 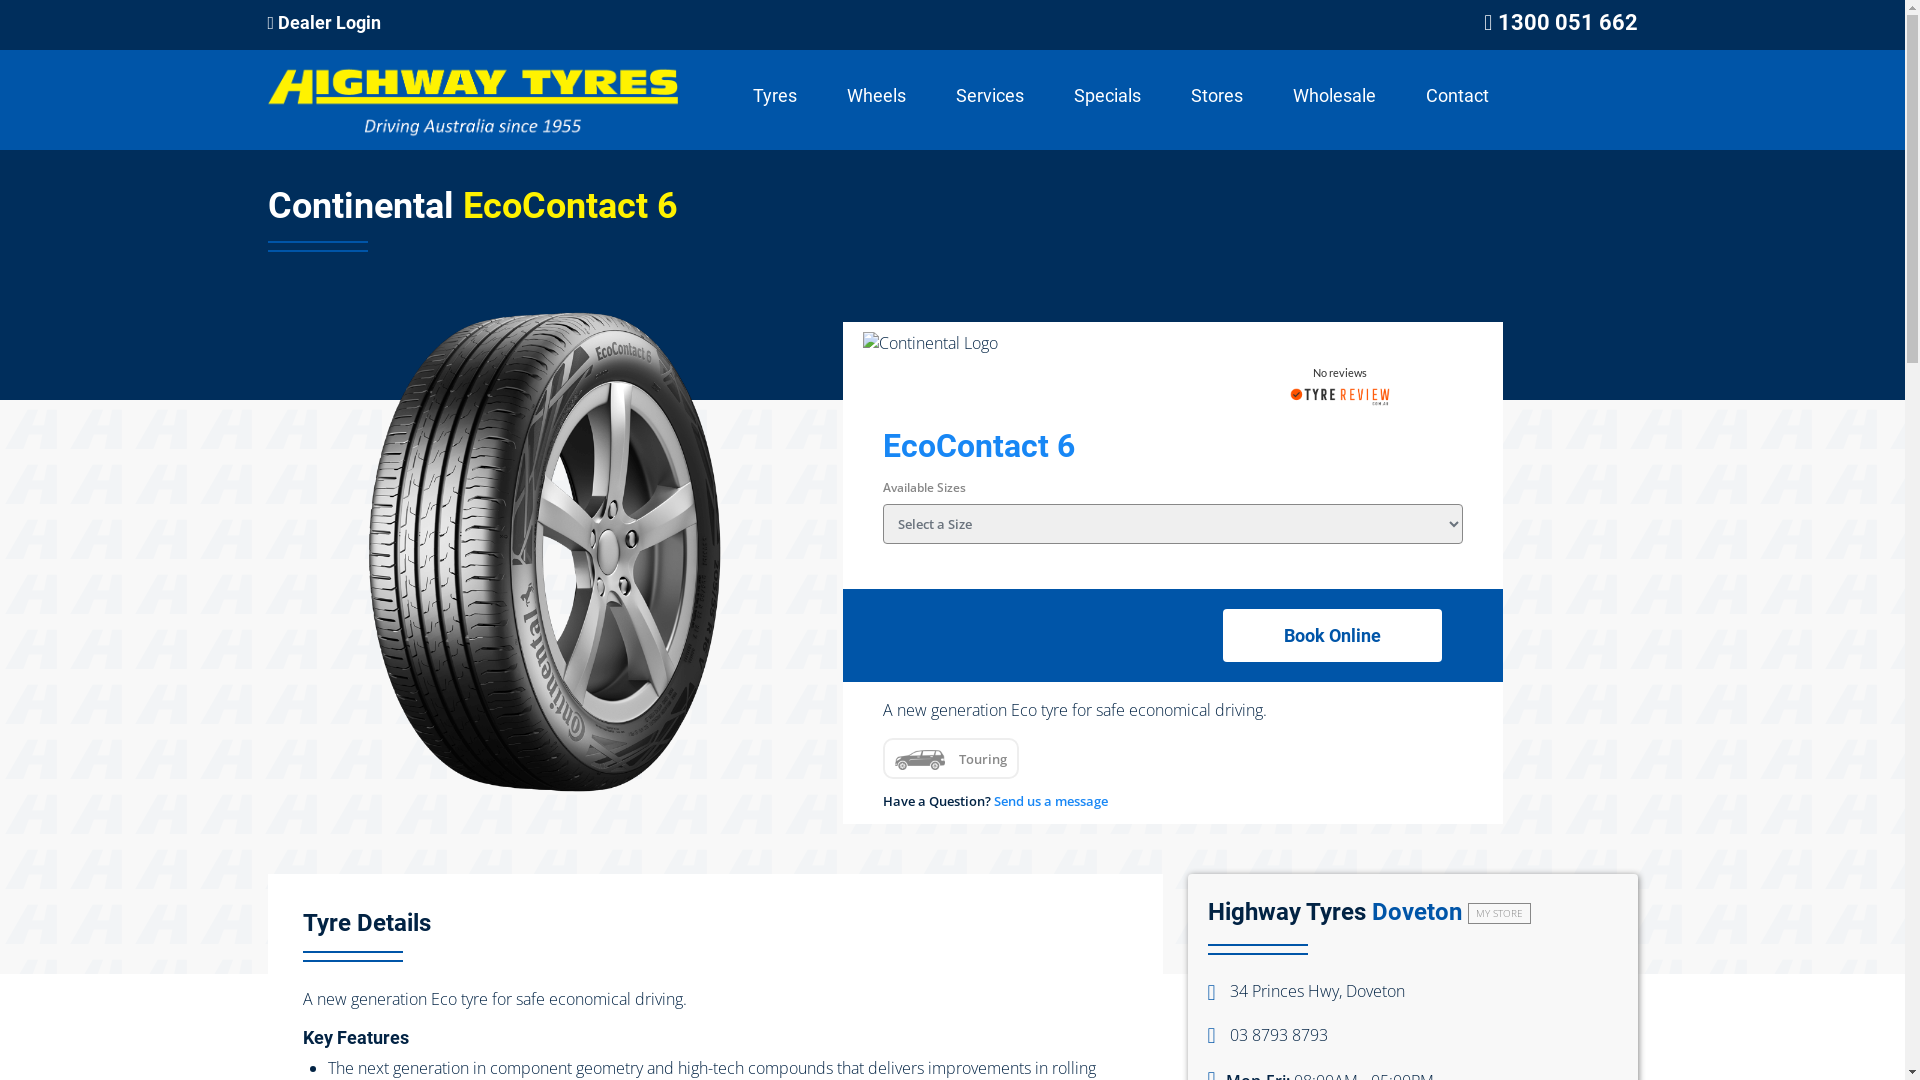 What do you see at coordinates (875, 95) in the screenshot?
I see `'Wheels'` at bounding box center [875, 95].